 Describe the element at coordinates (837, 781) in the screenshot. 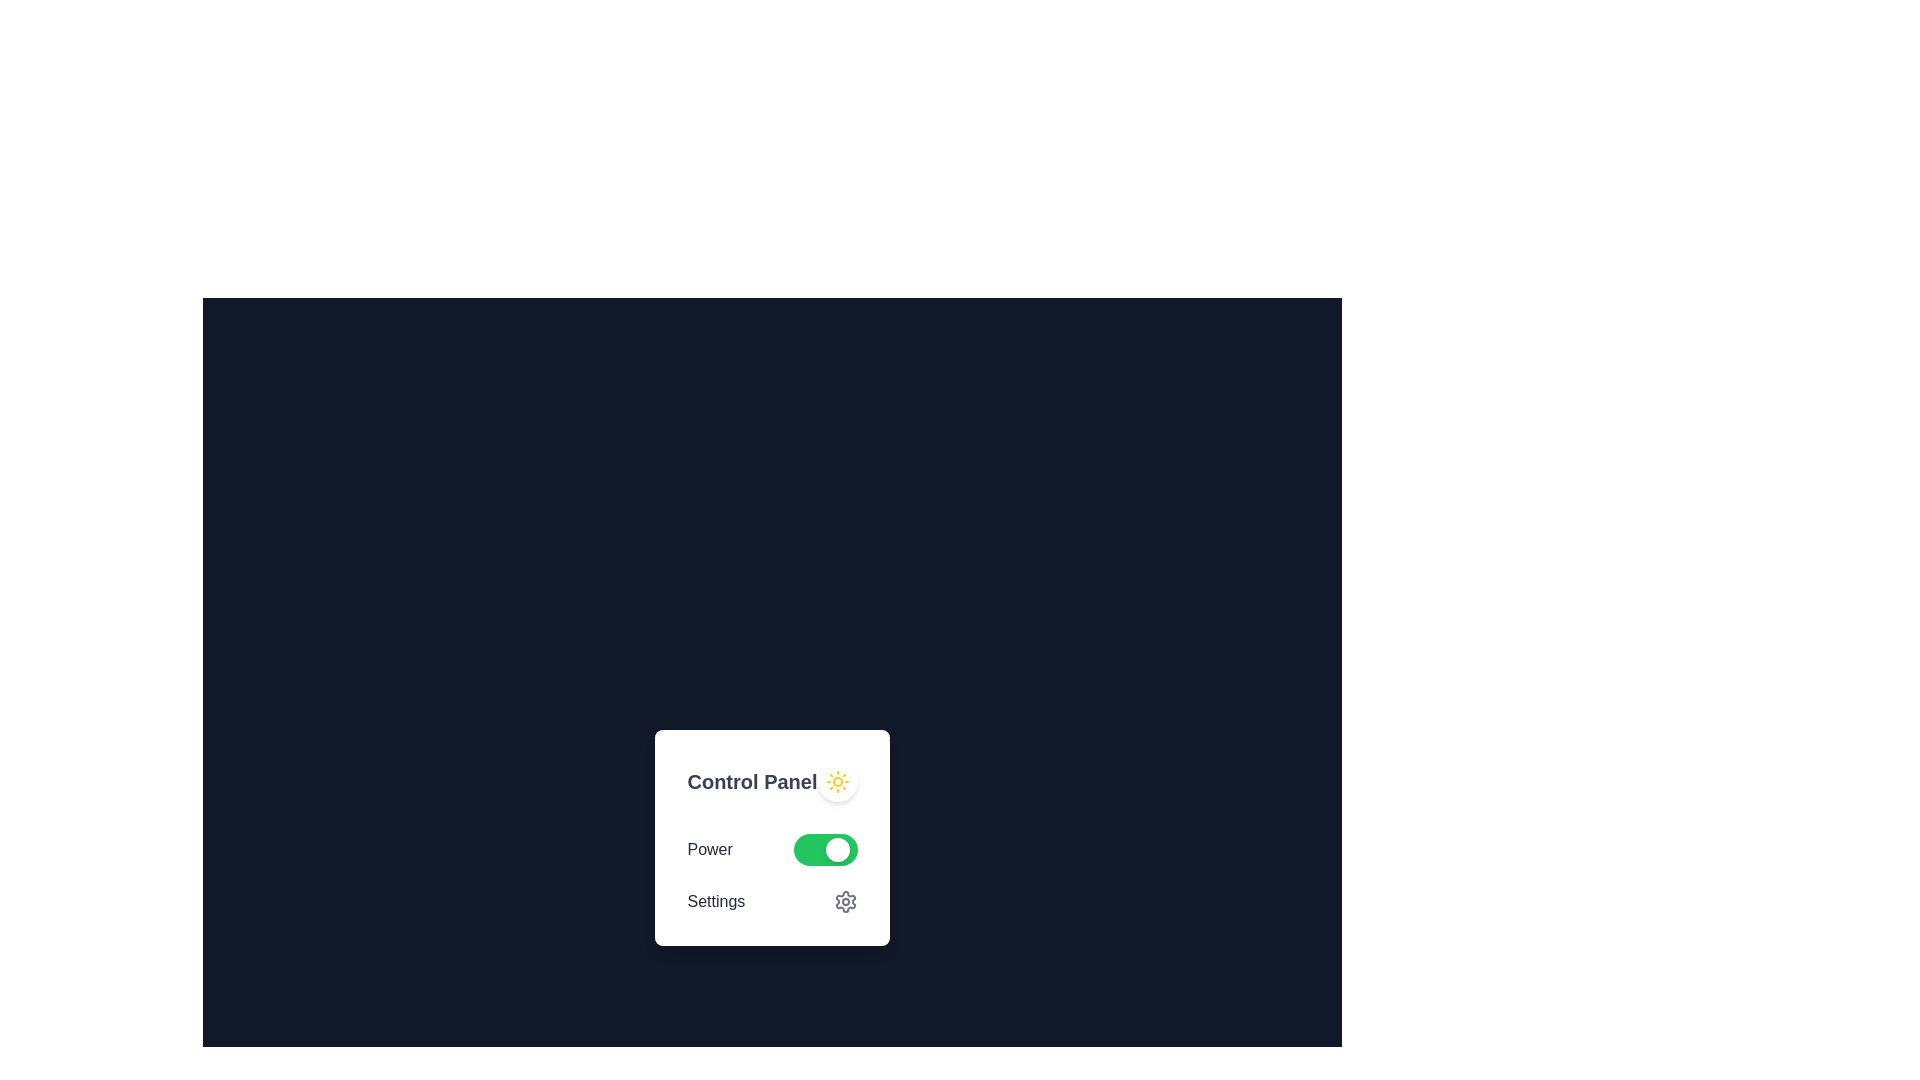

I see `the circular button with a yellow sun icon indicating brightness control, located` at that location.